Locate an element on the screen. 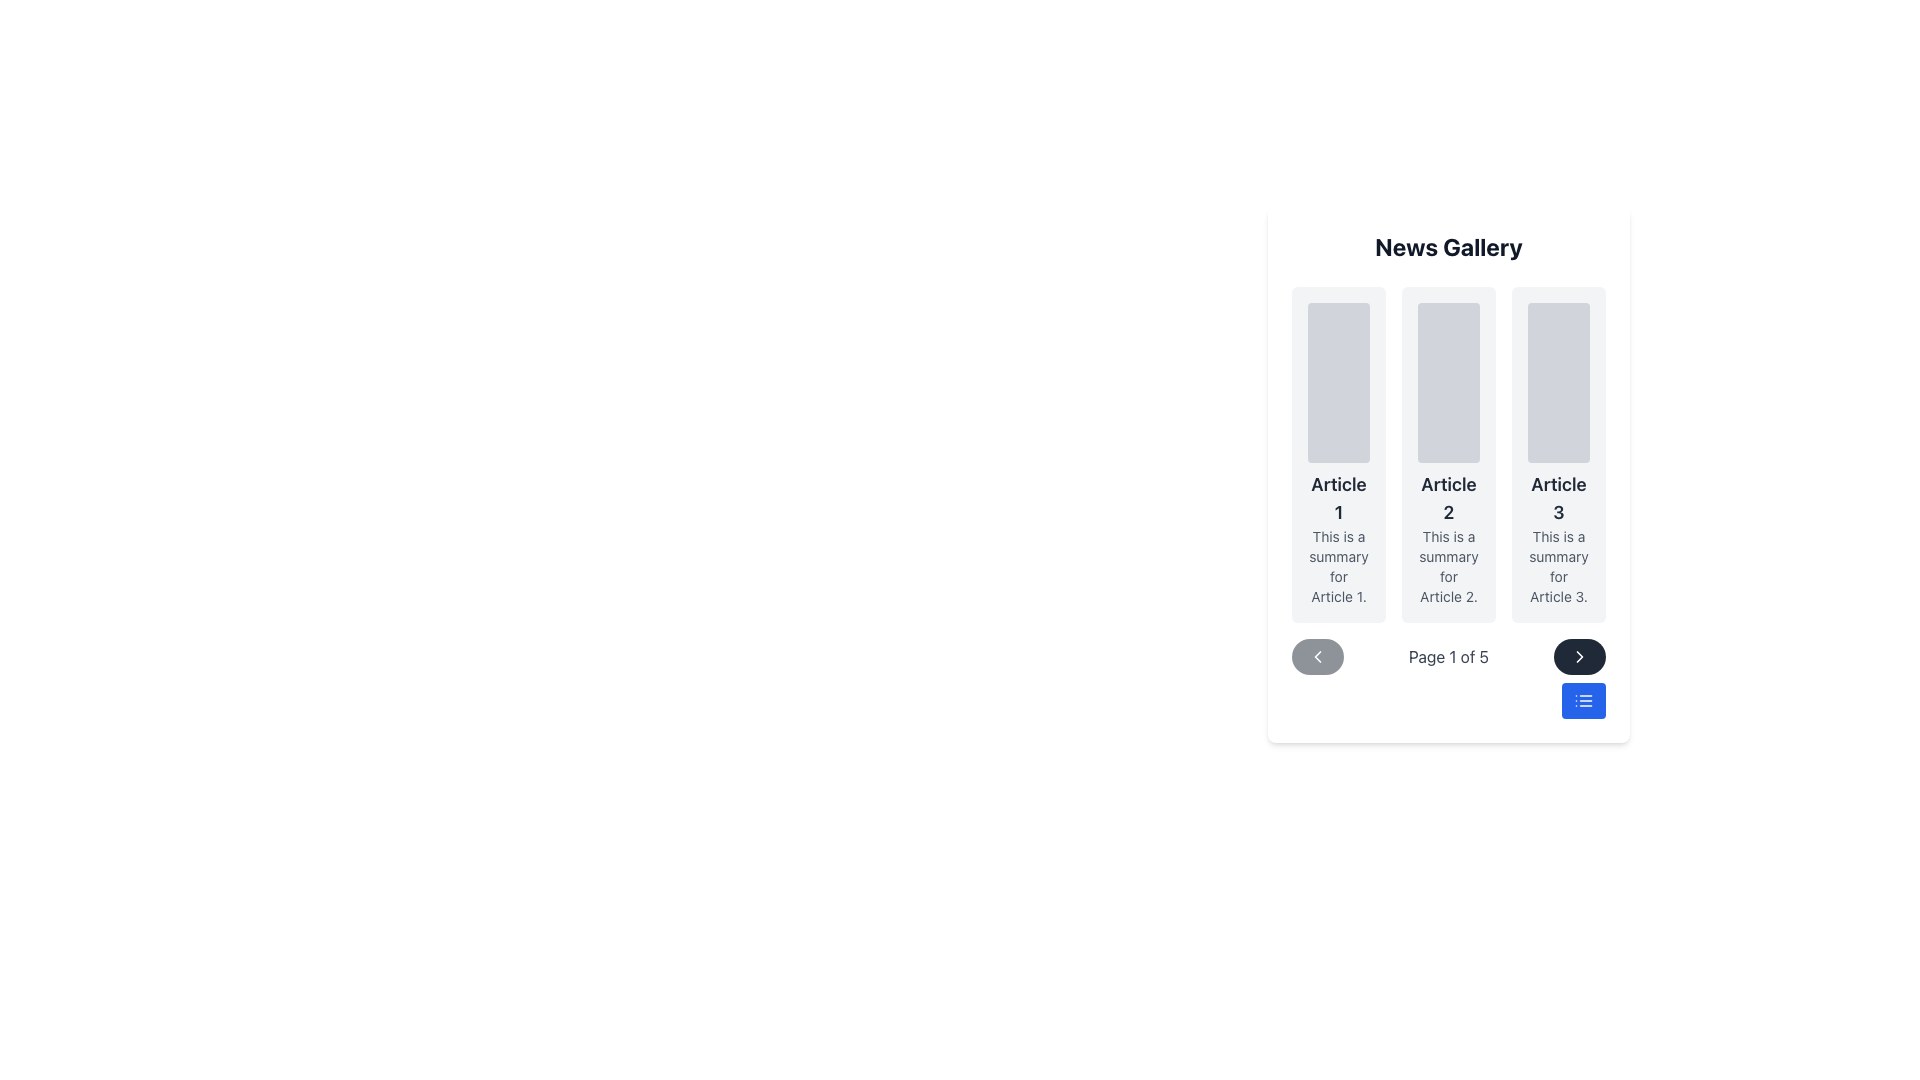  the compact list icon located inside the blue button at the lower right corner of the interface is located at coordinates (1583, 700).